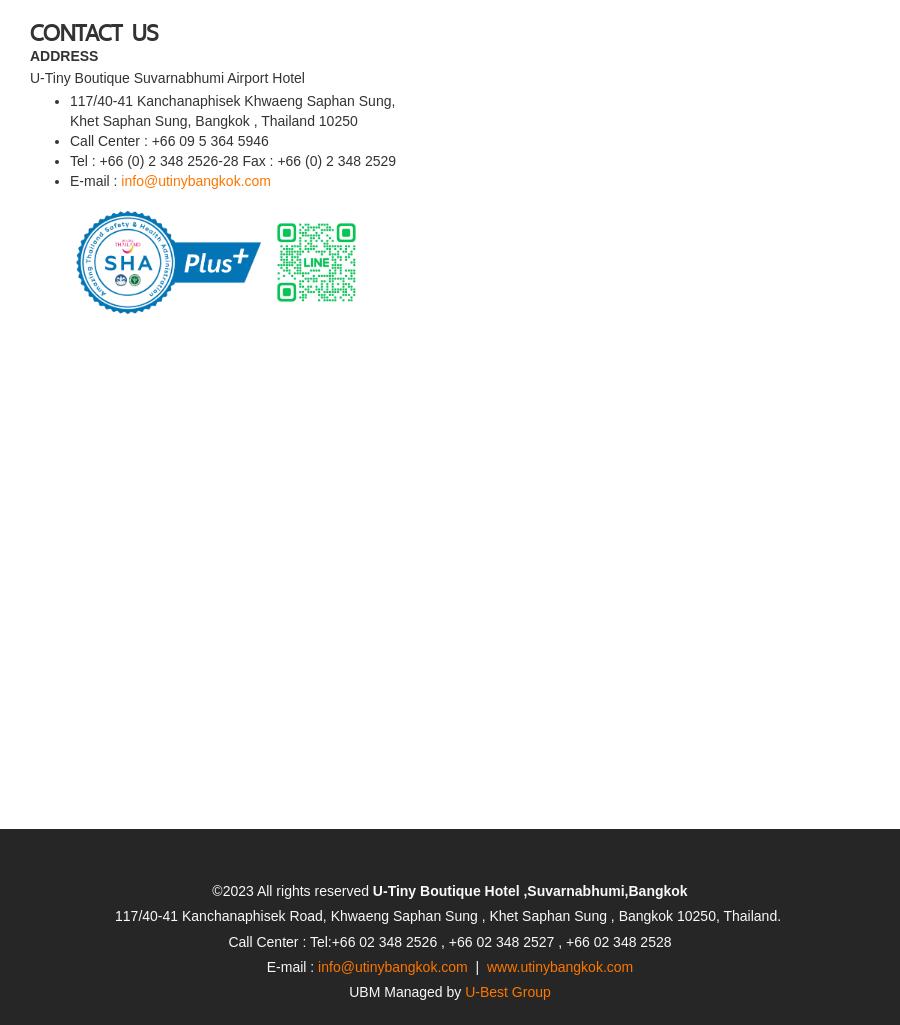  I want to click on 'U-Best Group', so click(506, 935).